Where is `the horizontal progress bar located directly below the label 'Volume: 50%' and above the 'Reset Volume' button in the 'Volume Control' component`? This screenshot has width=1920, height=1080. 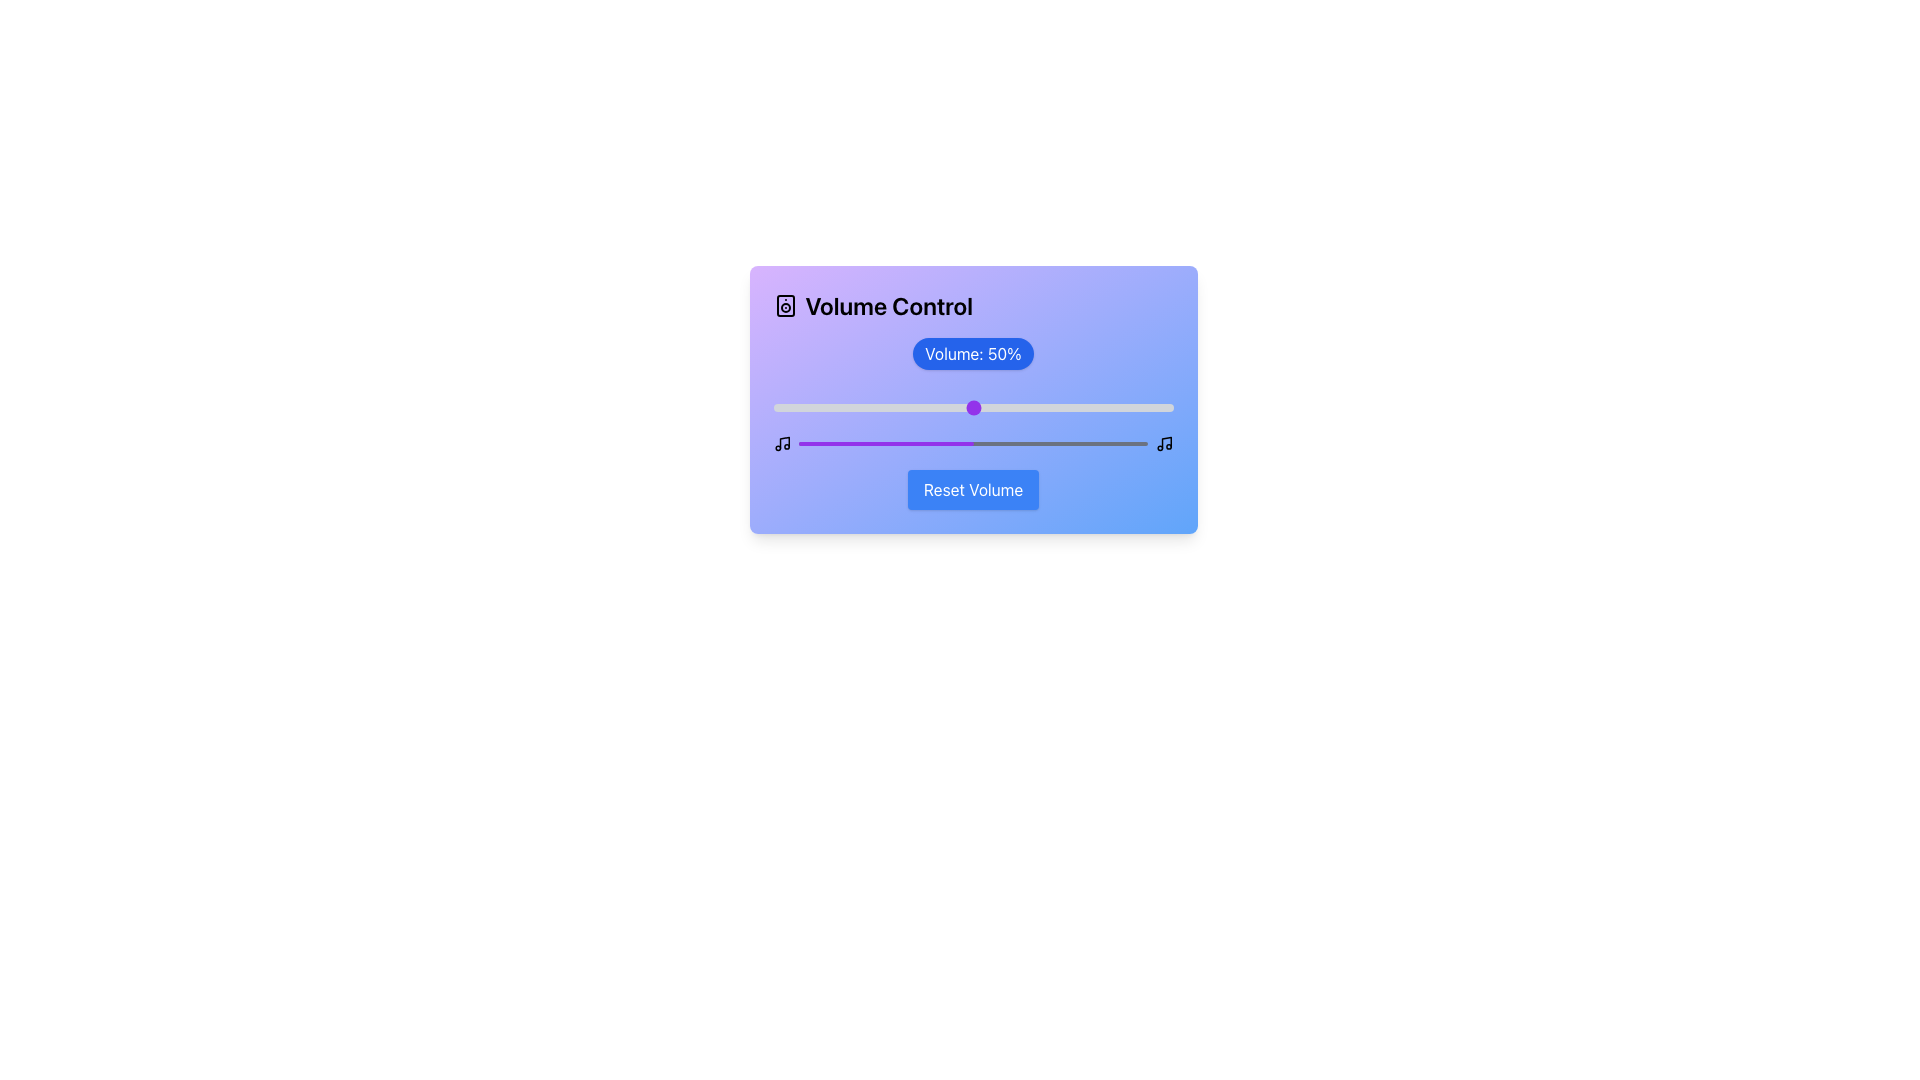 the horizontal progress bar located directly below the label 'Volume: 50%' and above the 'Reset Volume' button in the 'Volume Control' component is located at coordinates (973, 442).